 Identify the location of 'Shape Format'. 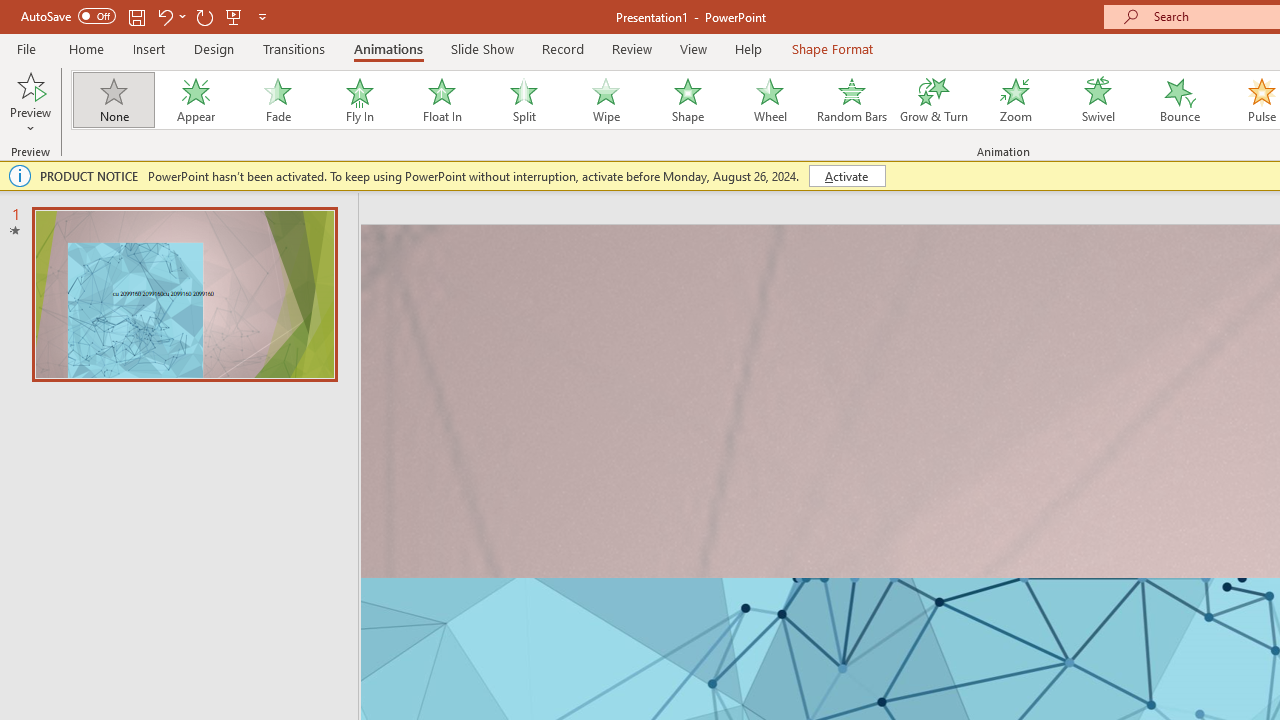
(832, 48).